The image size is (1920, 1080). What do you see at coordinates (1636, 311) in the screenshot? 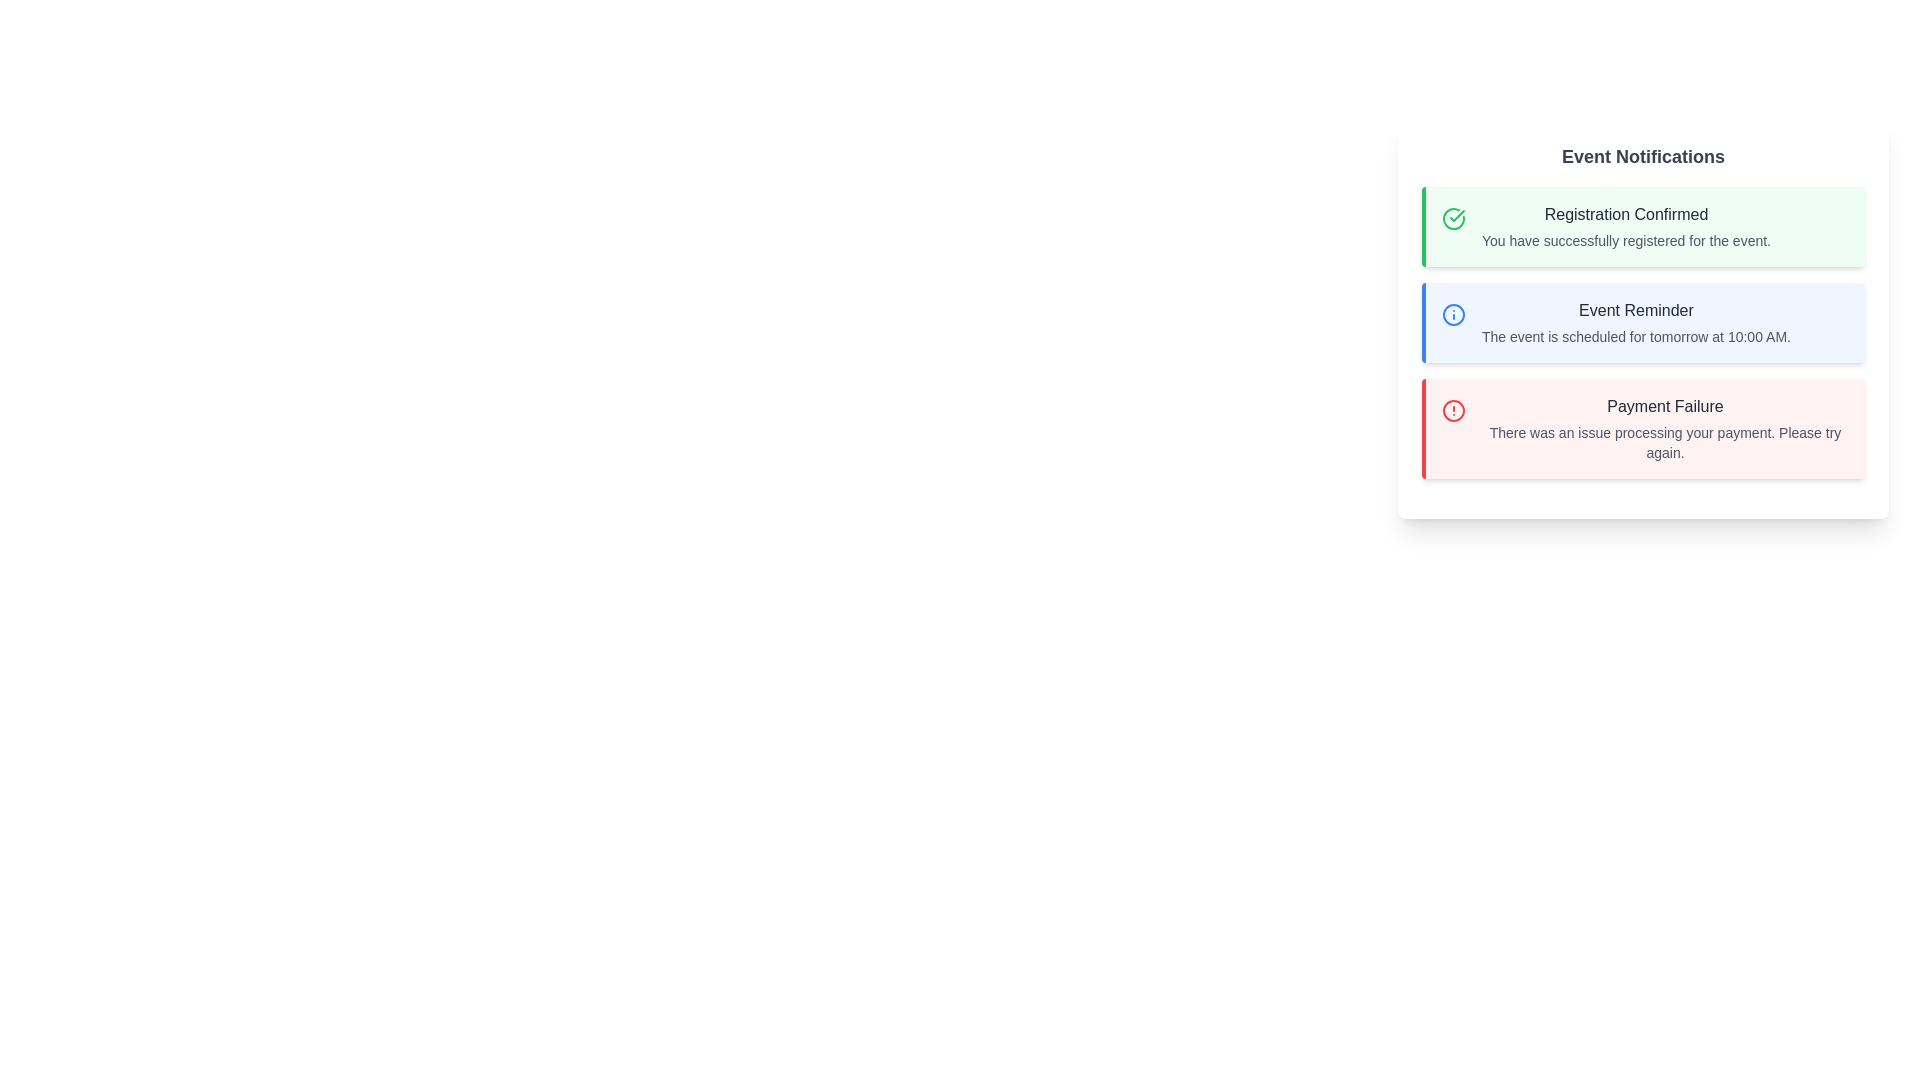
I see `the text label that serves as a title or header for the associated notification within the second notification row of the 'Event Notifications' card-like interface` at bounding box center [1636, 311].